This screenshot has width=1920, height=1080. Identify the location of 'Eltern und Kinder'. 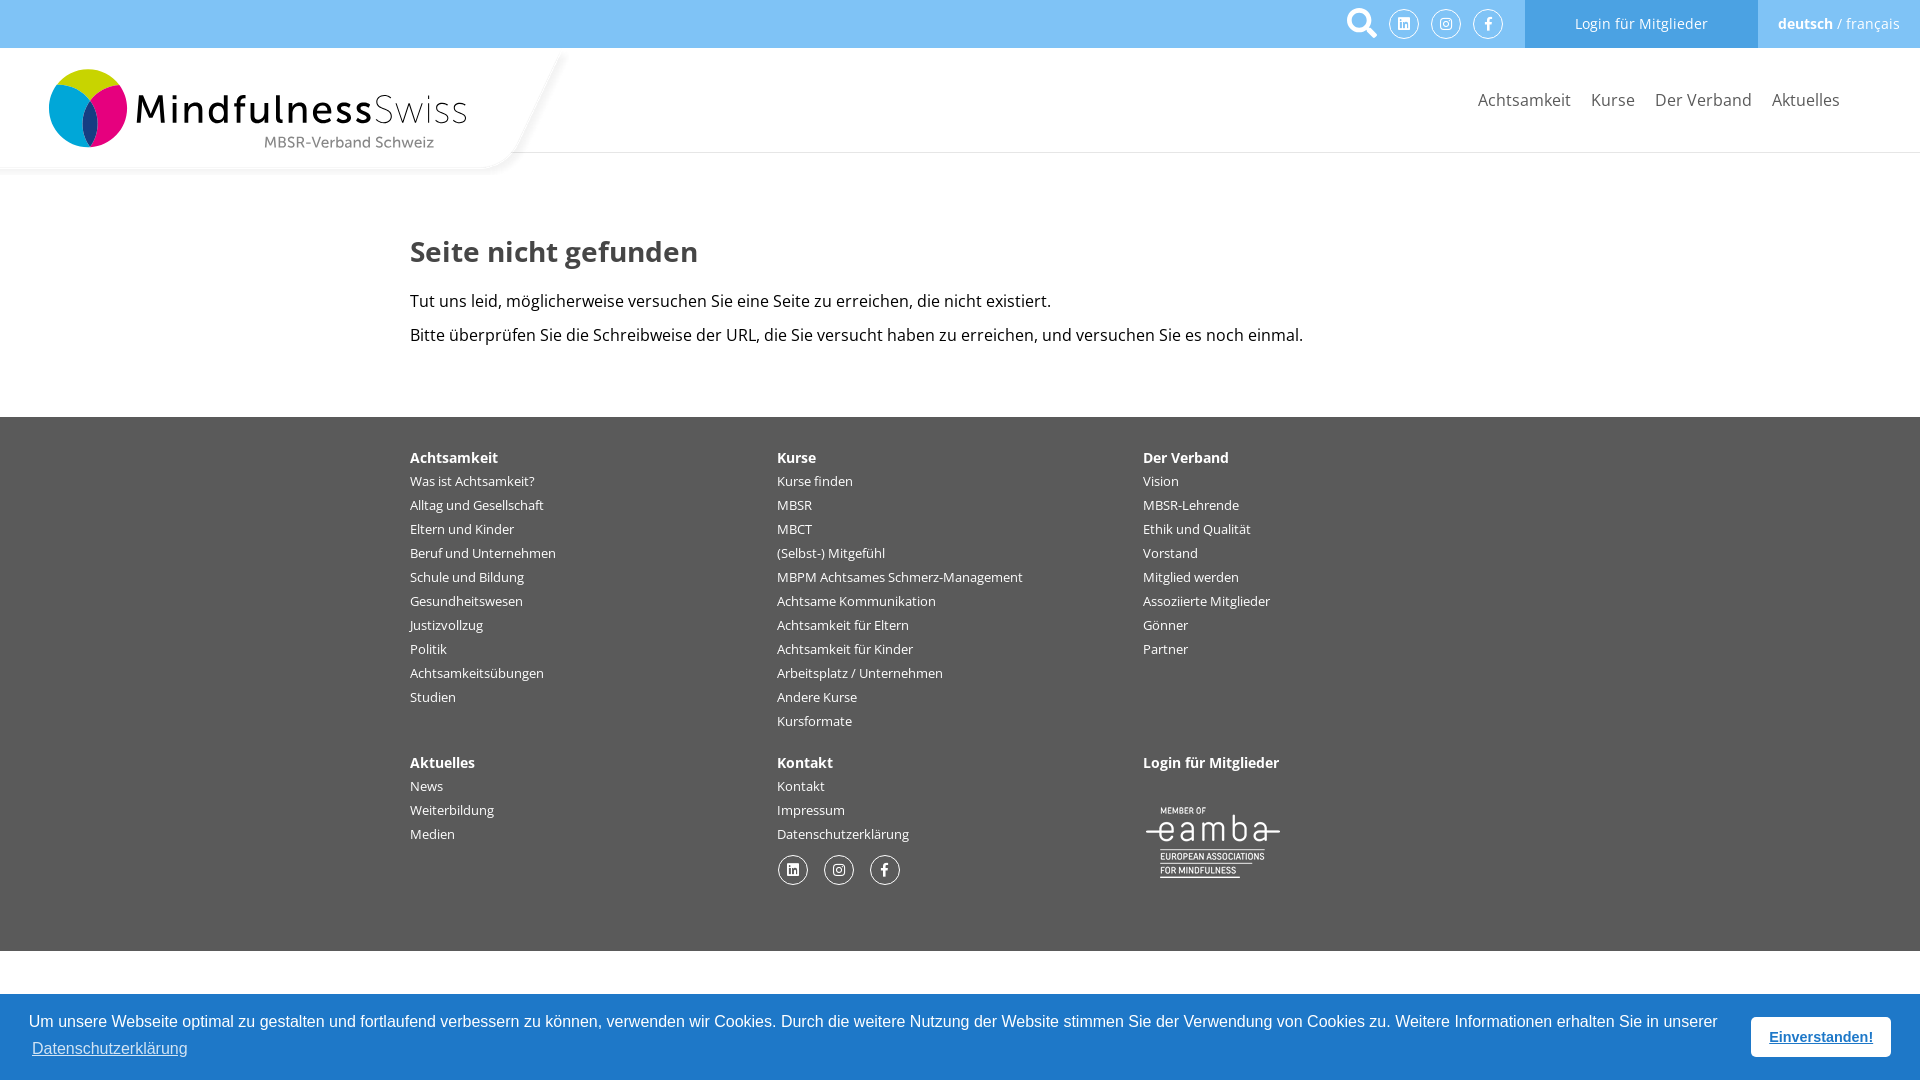
(460, 528).